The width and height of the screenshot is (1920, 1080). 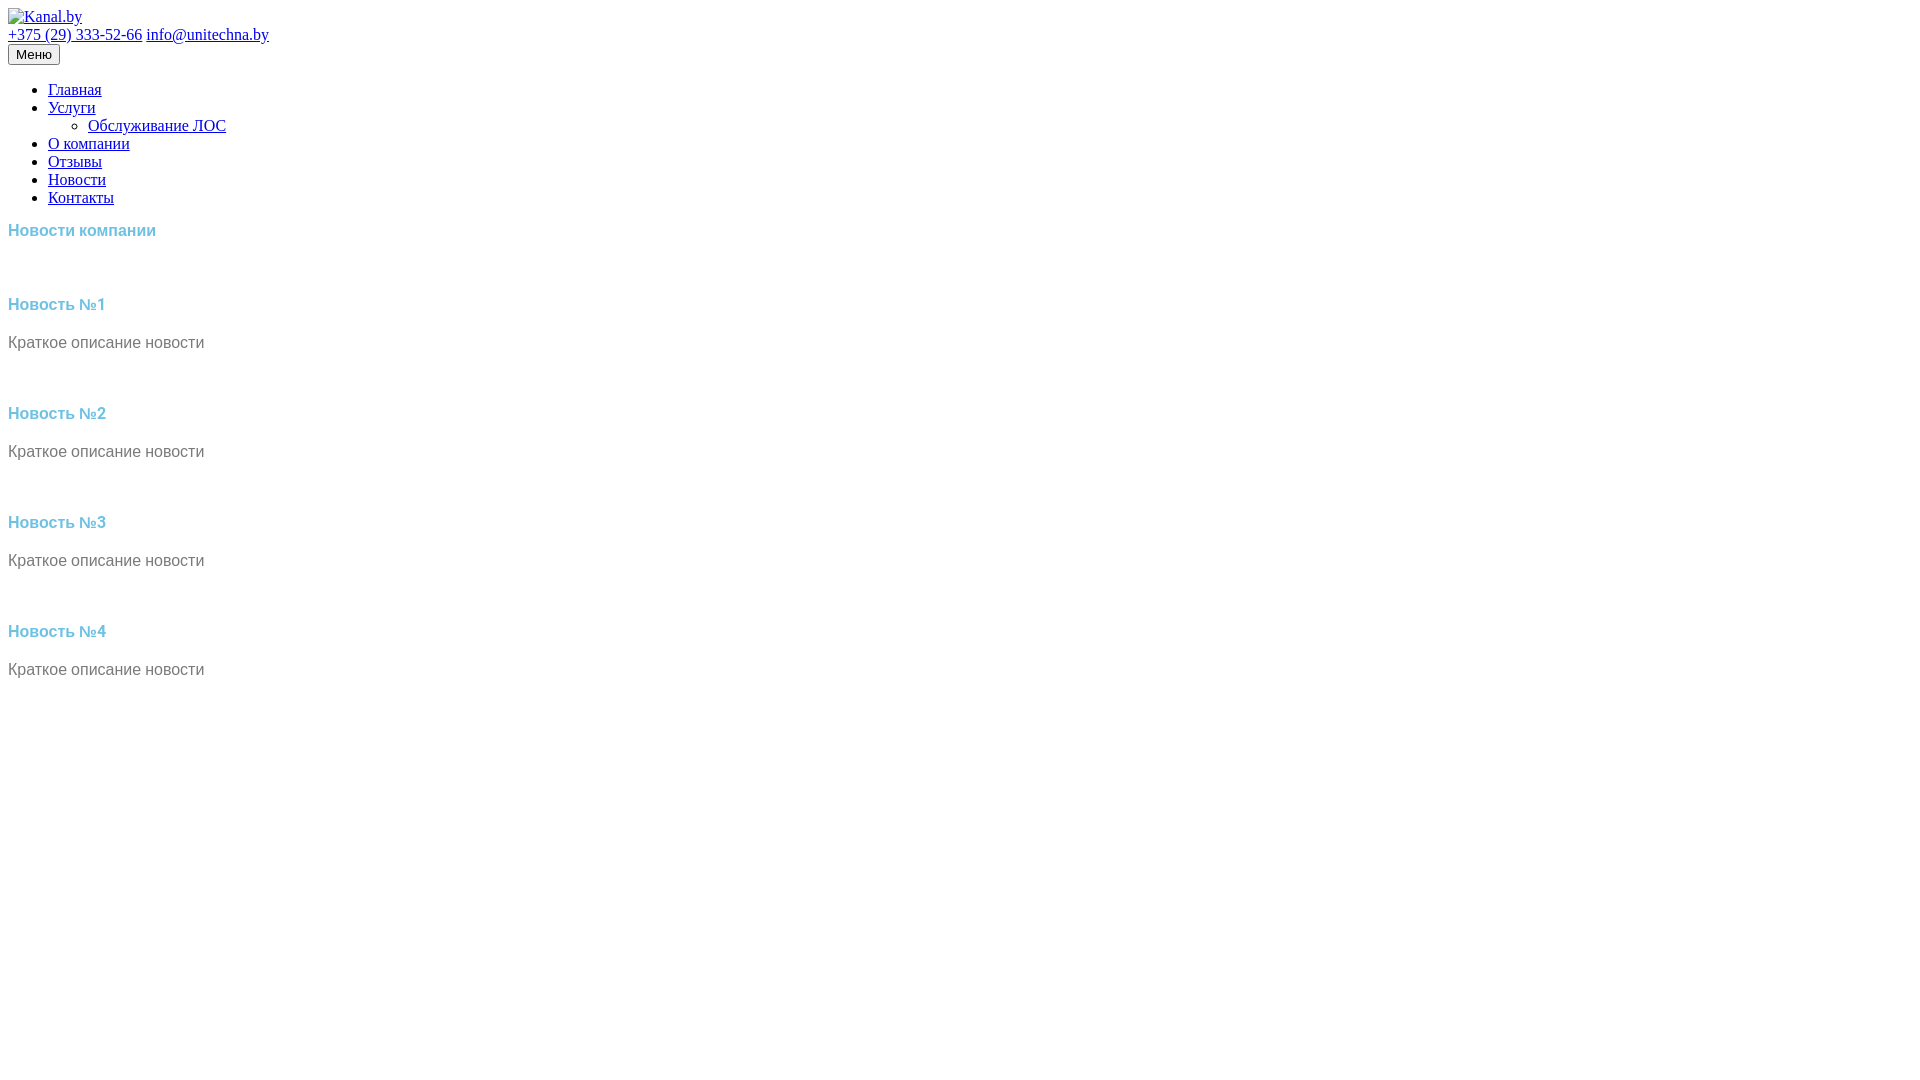 I want to click on '+375 (29) 333-52-66', so click(x=75, y=34).